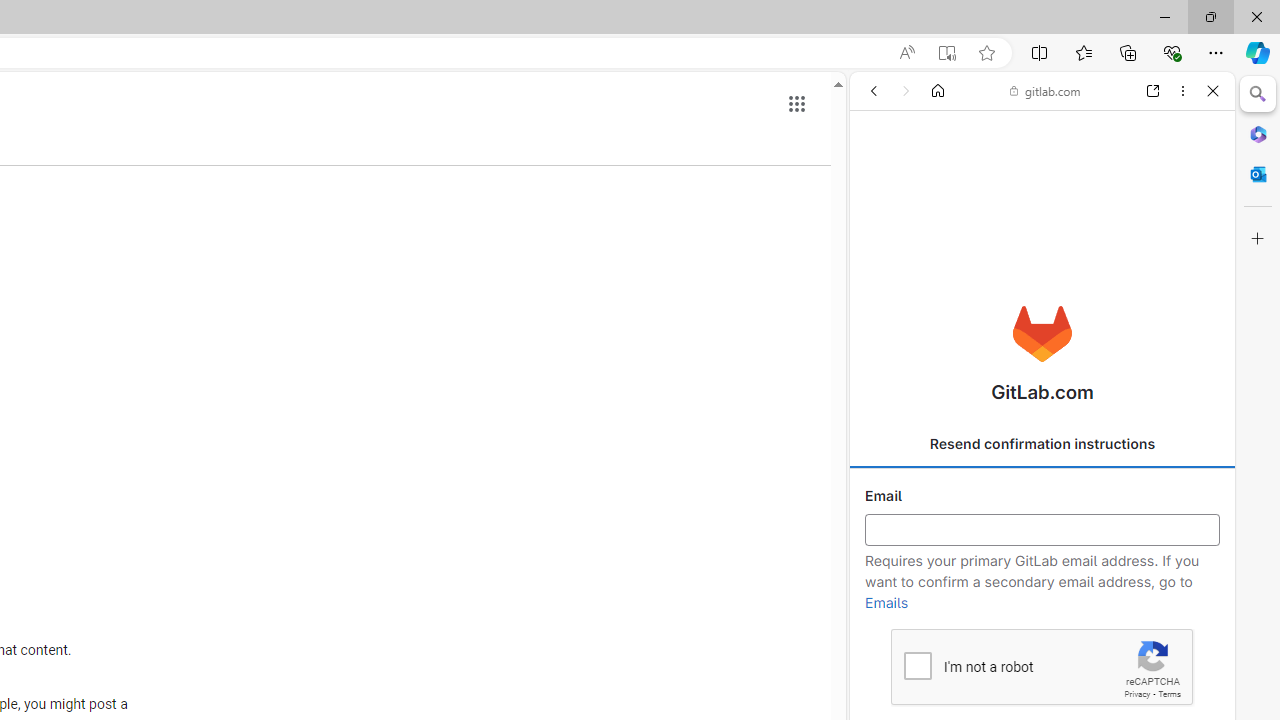 The height and width of the screenshot is (720, 1280). Describe the element at coordinates (1182, 91) in the screenshot. I see `'More options'` at that location.